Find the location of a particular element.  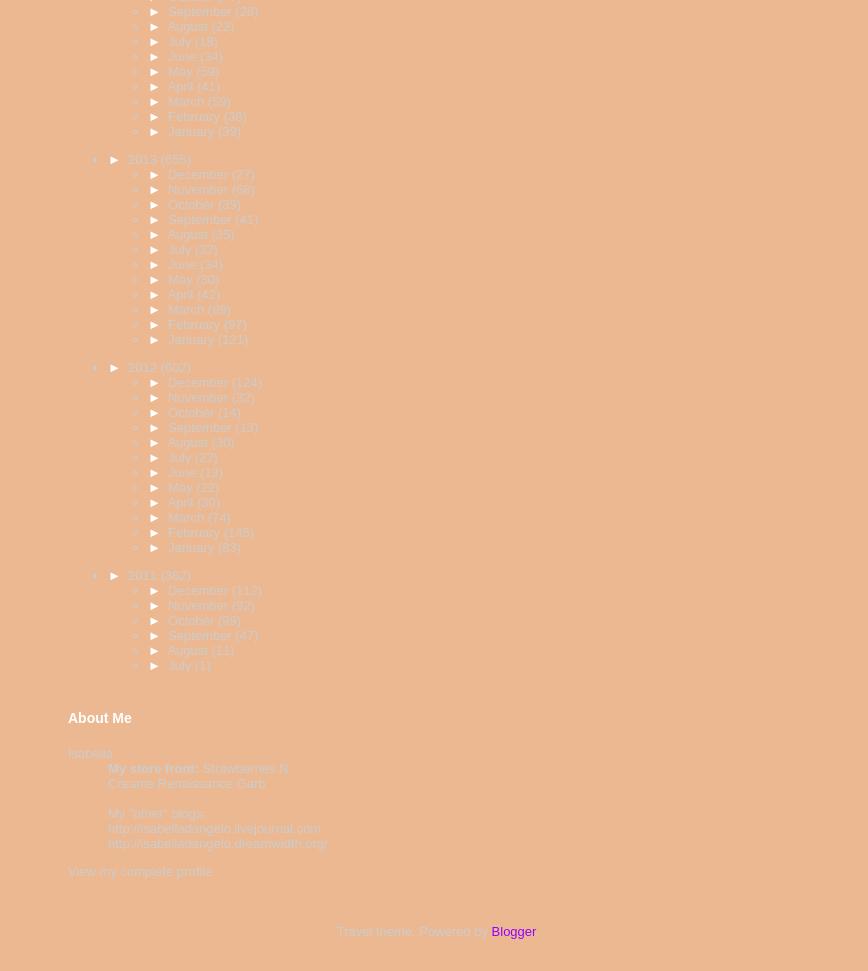

'(145)' is located at coordinates (237, 531).